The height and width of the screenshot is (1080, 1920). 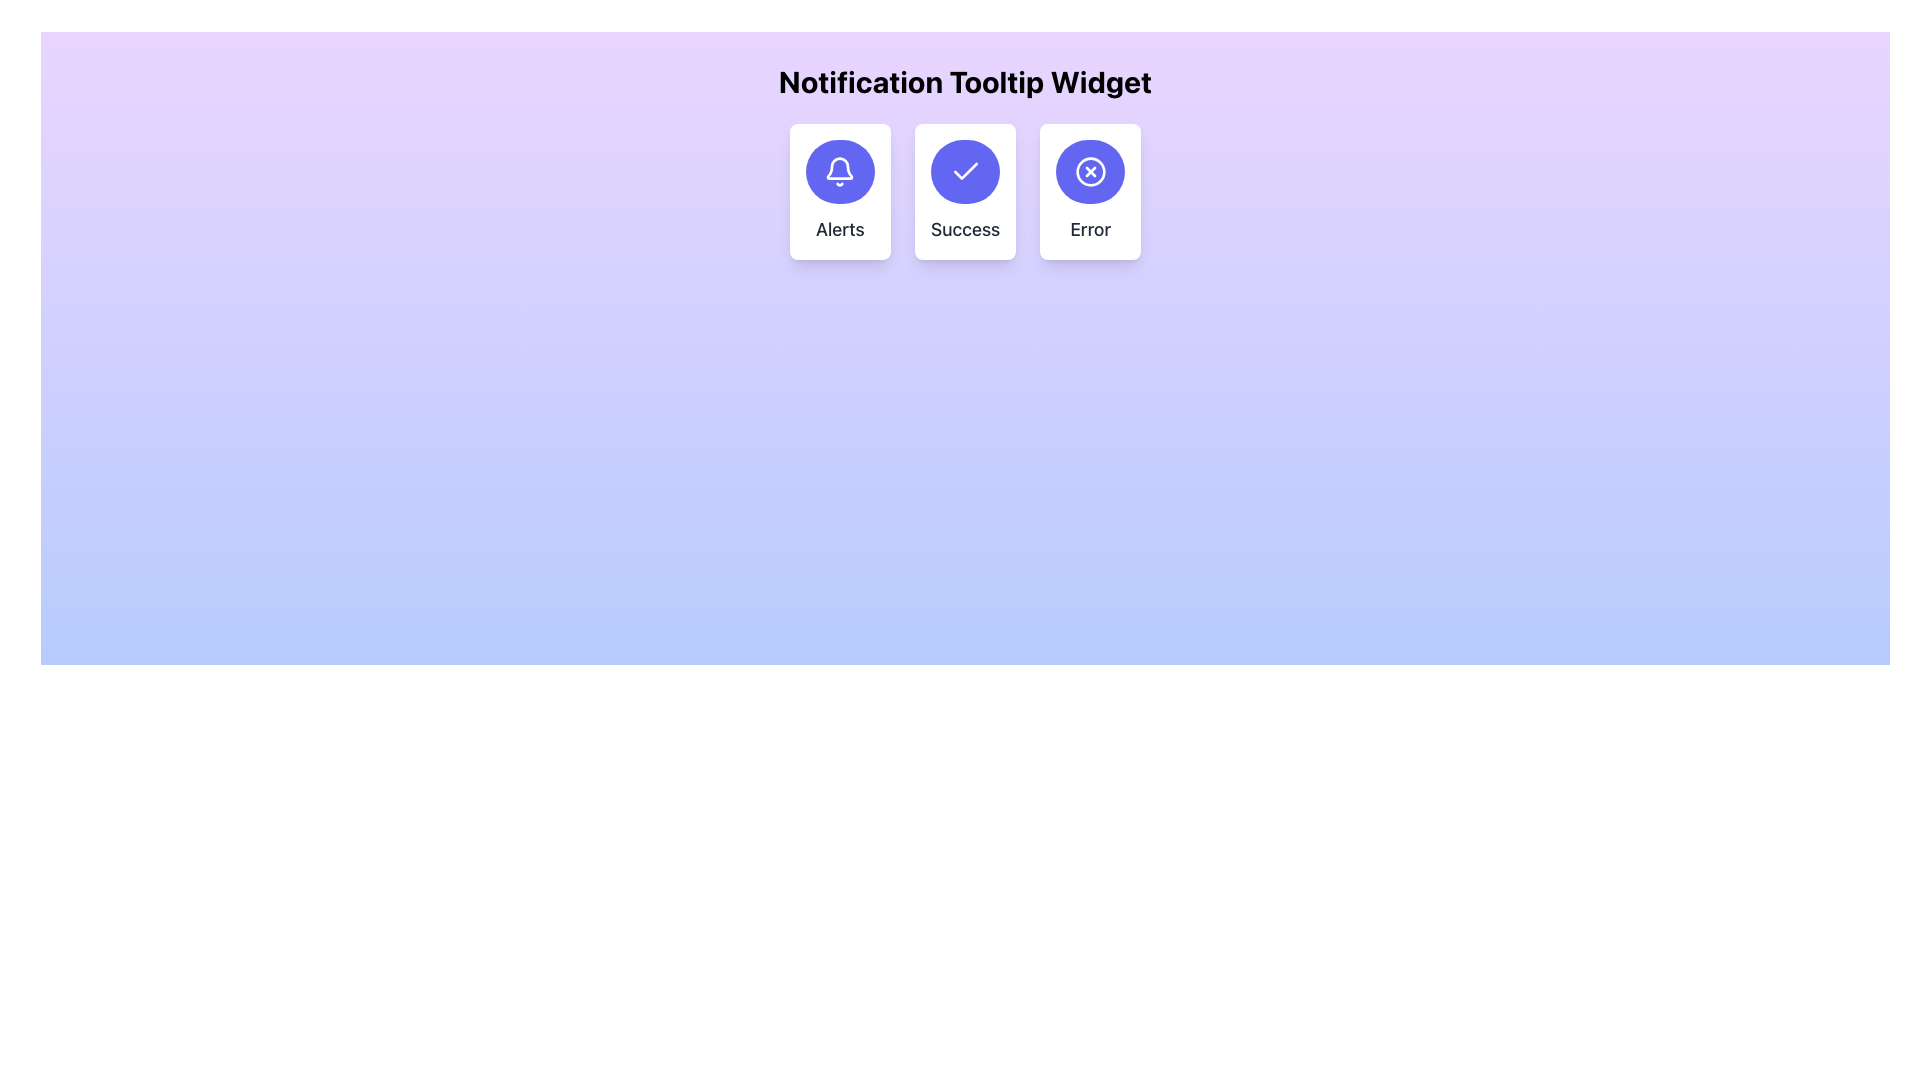 I want to click on the 'Alerts' button-like card element located at the upper central part of the layout, so click(x=840, y=192).